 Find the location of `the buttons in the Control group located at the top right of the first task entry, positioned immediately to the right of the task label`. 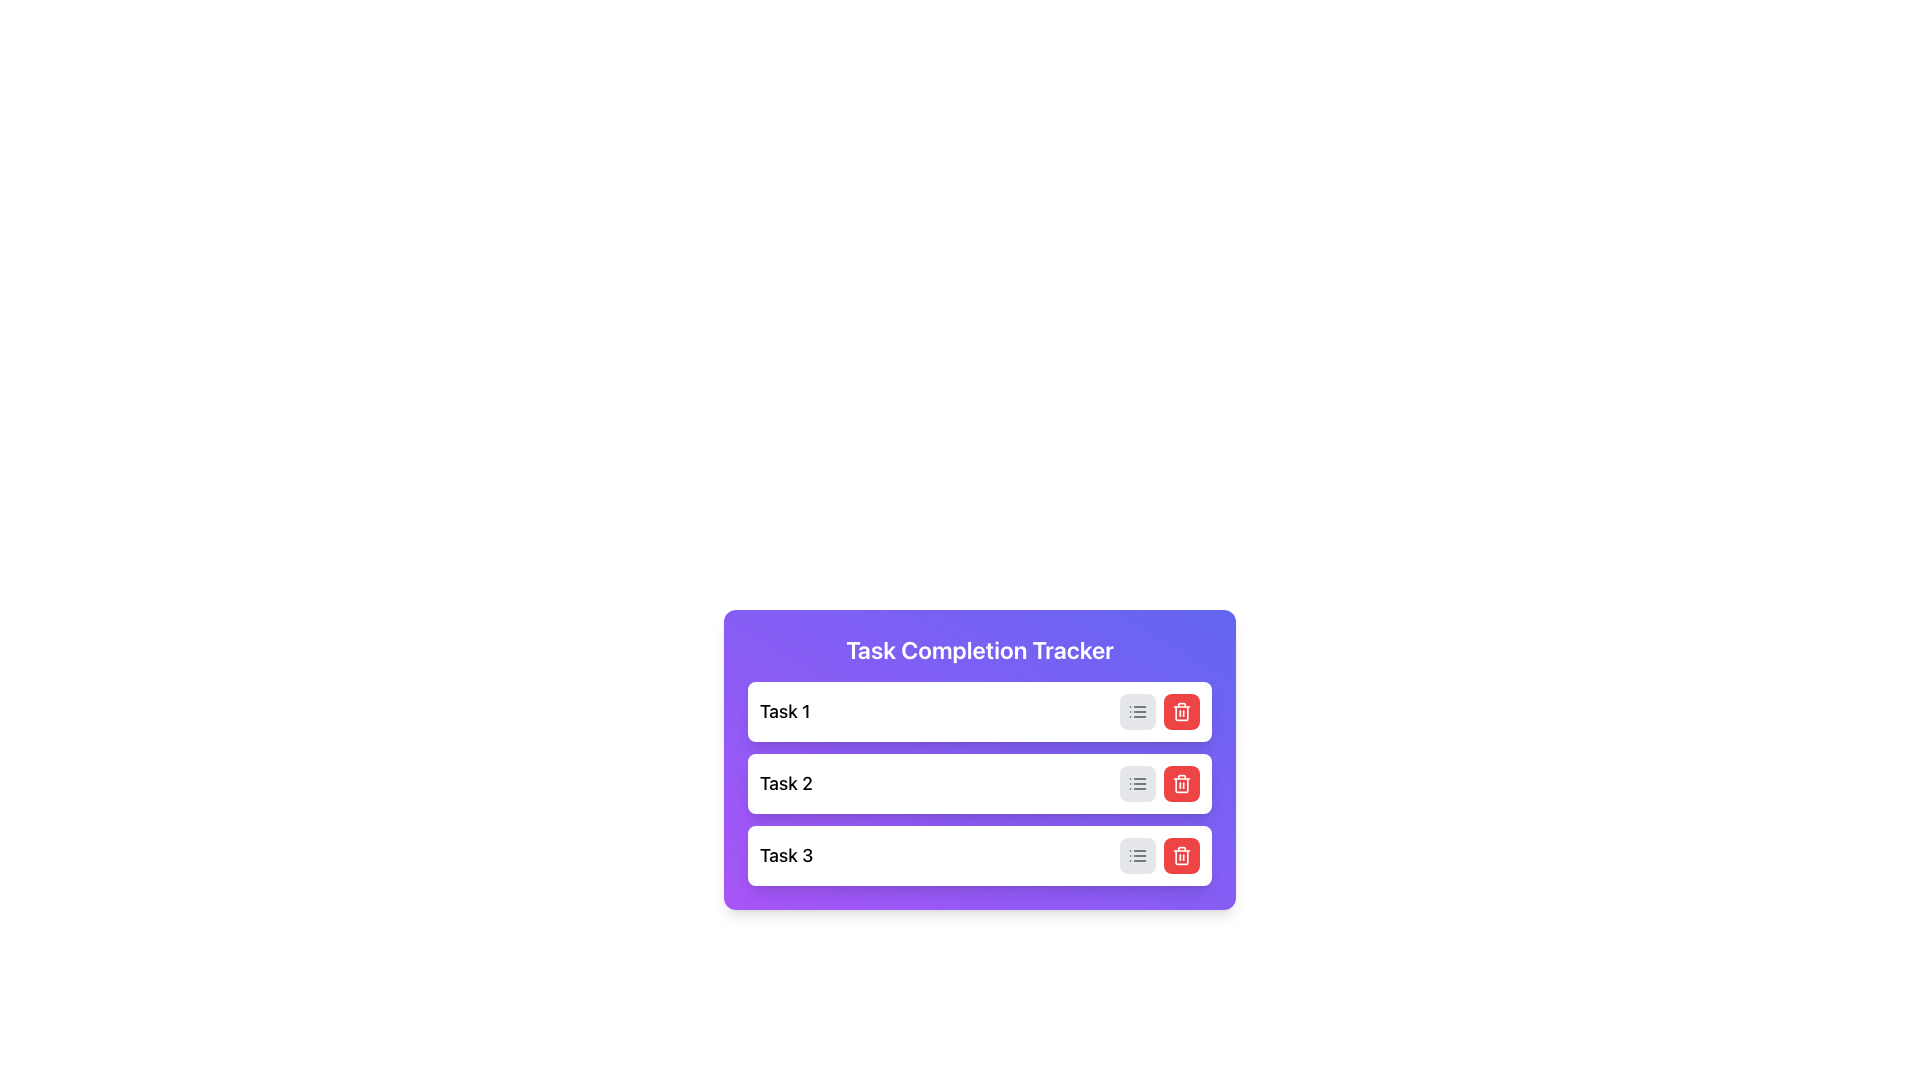

the buttons in the Control group located at the top right of the first task entry, positioned immediately to the right of the task label is located at coordinates (1160, 711).